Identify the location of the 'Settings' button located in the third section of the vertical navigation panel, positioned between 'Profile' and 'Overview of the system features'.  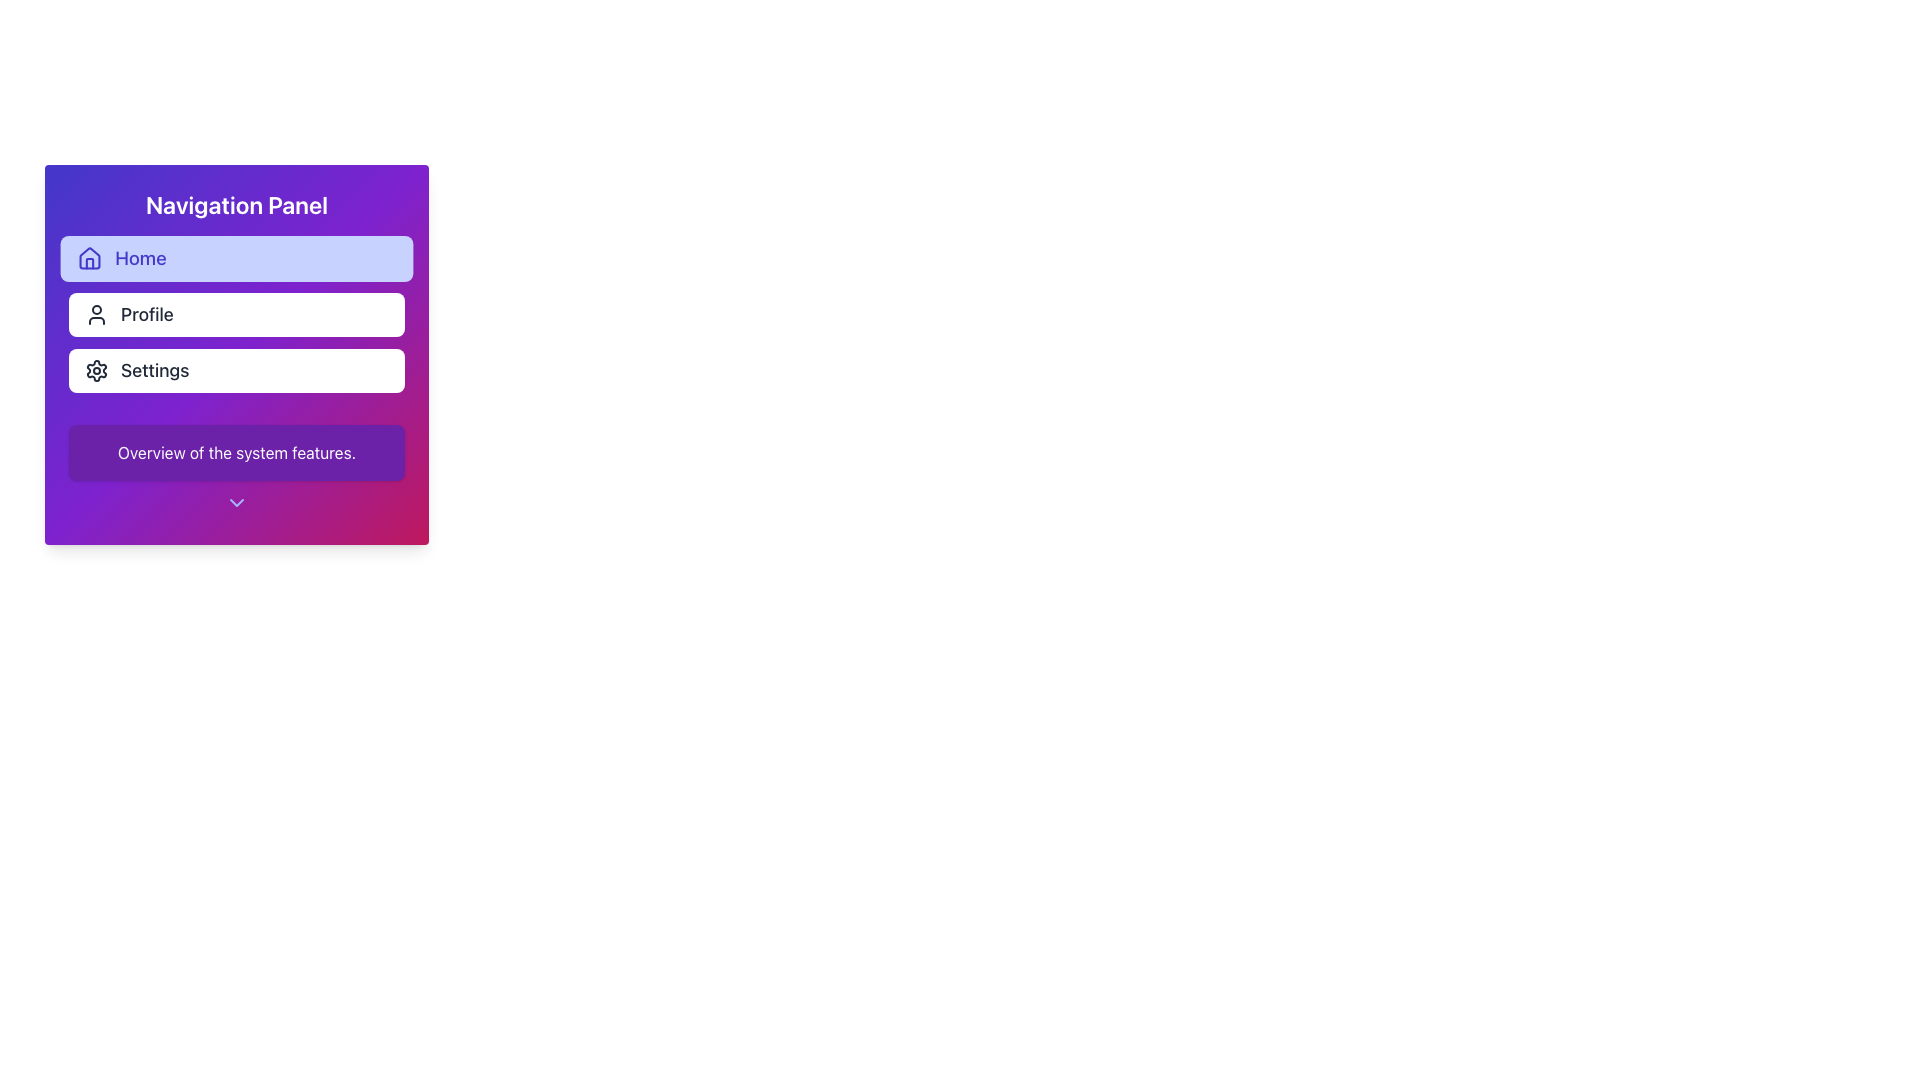
(236, 353).